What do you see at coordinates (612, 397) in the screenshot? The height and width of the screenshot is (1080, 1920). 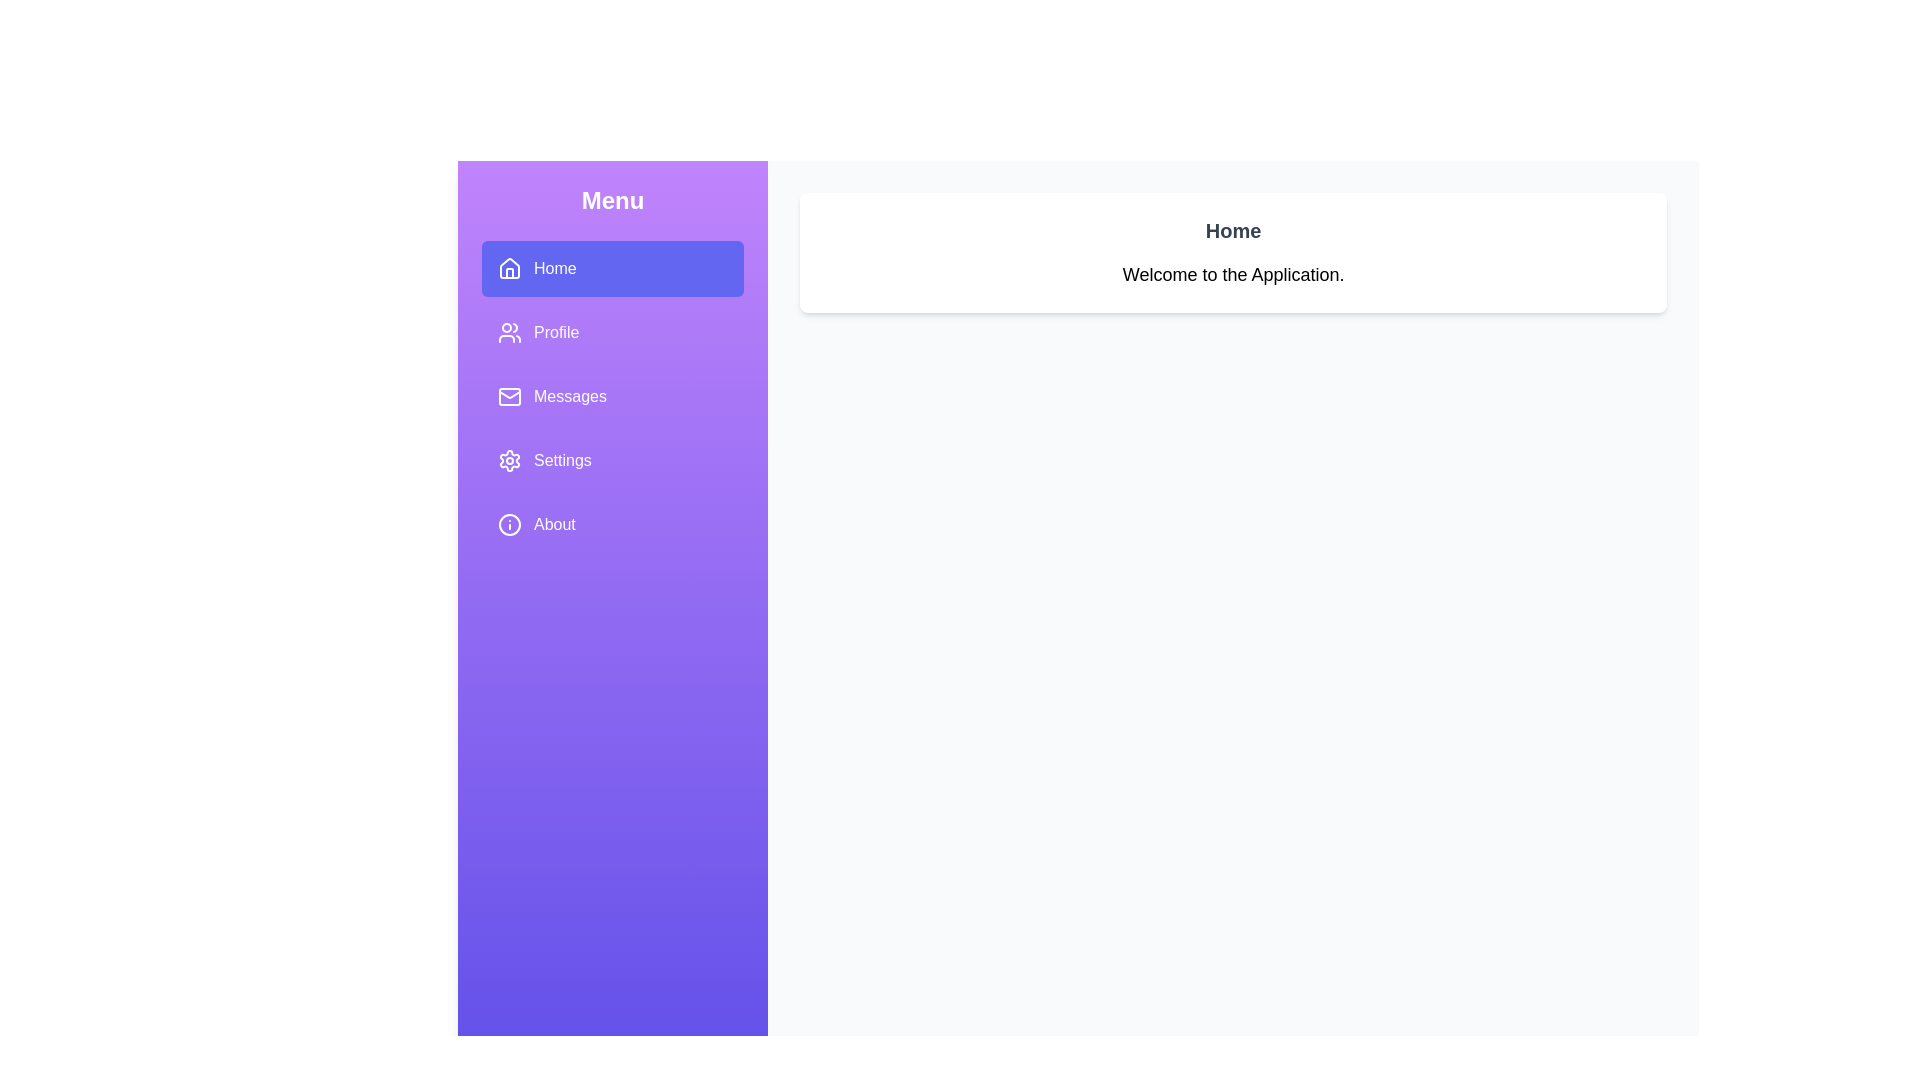 I see `the navigation button for accessing the 'Messages' section located in the vertical sidebar menu, positioned third from the top, between 'Profile' and 'Settings'` at bounding box center [612, 397].